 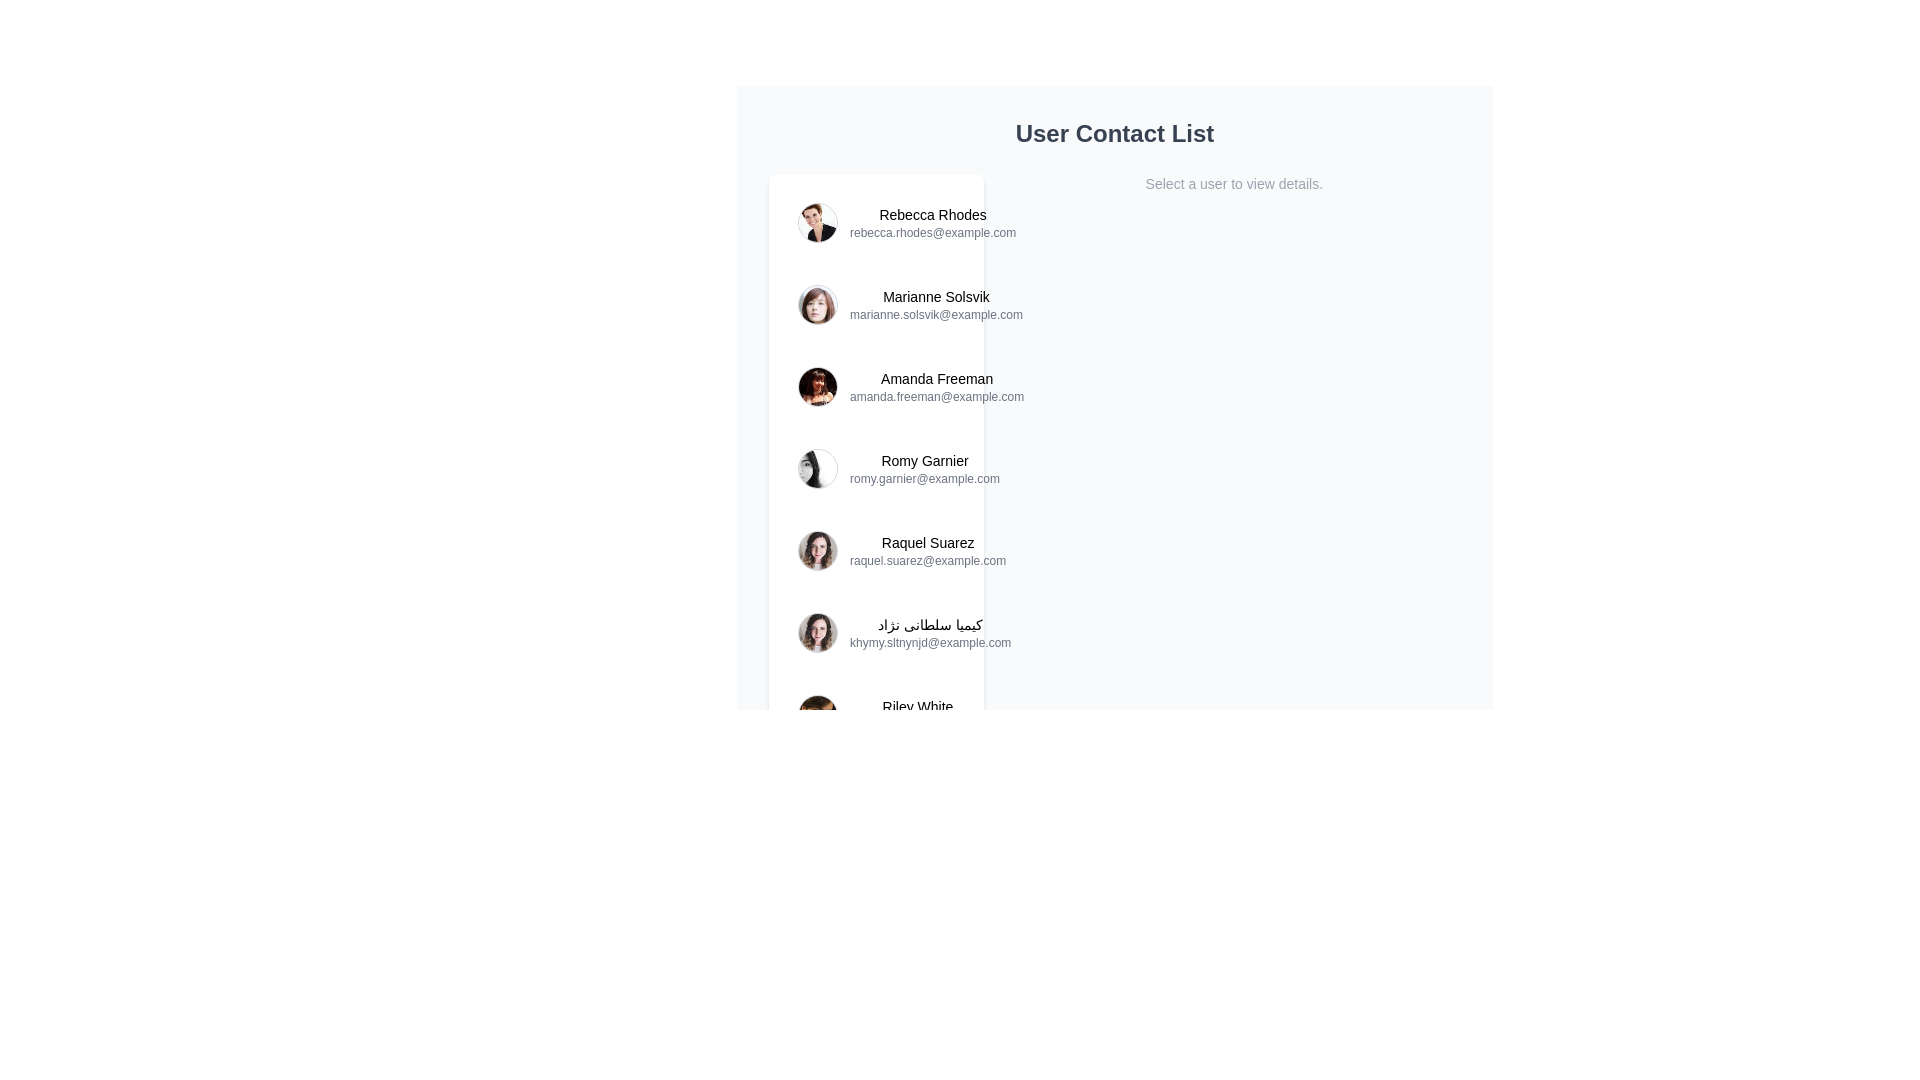 What do you see at coordinates (817, 386) in the screenshot?
I see `the circular user profile picture of Amanda Freeman, which has a gray border and is located to the left of her name in the user contact list` at bounding box center [817, 386].